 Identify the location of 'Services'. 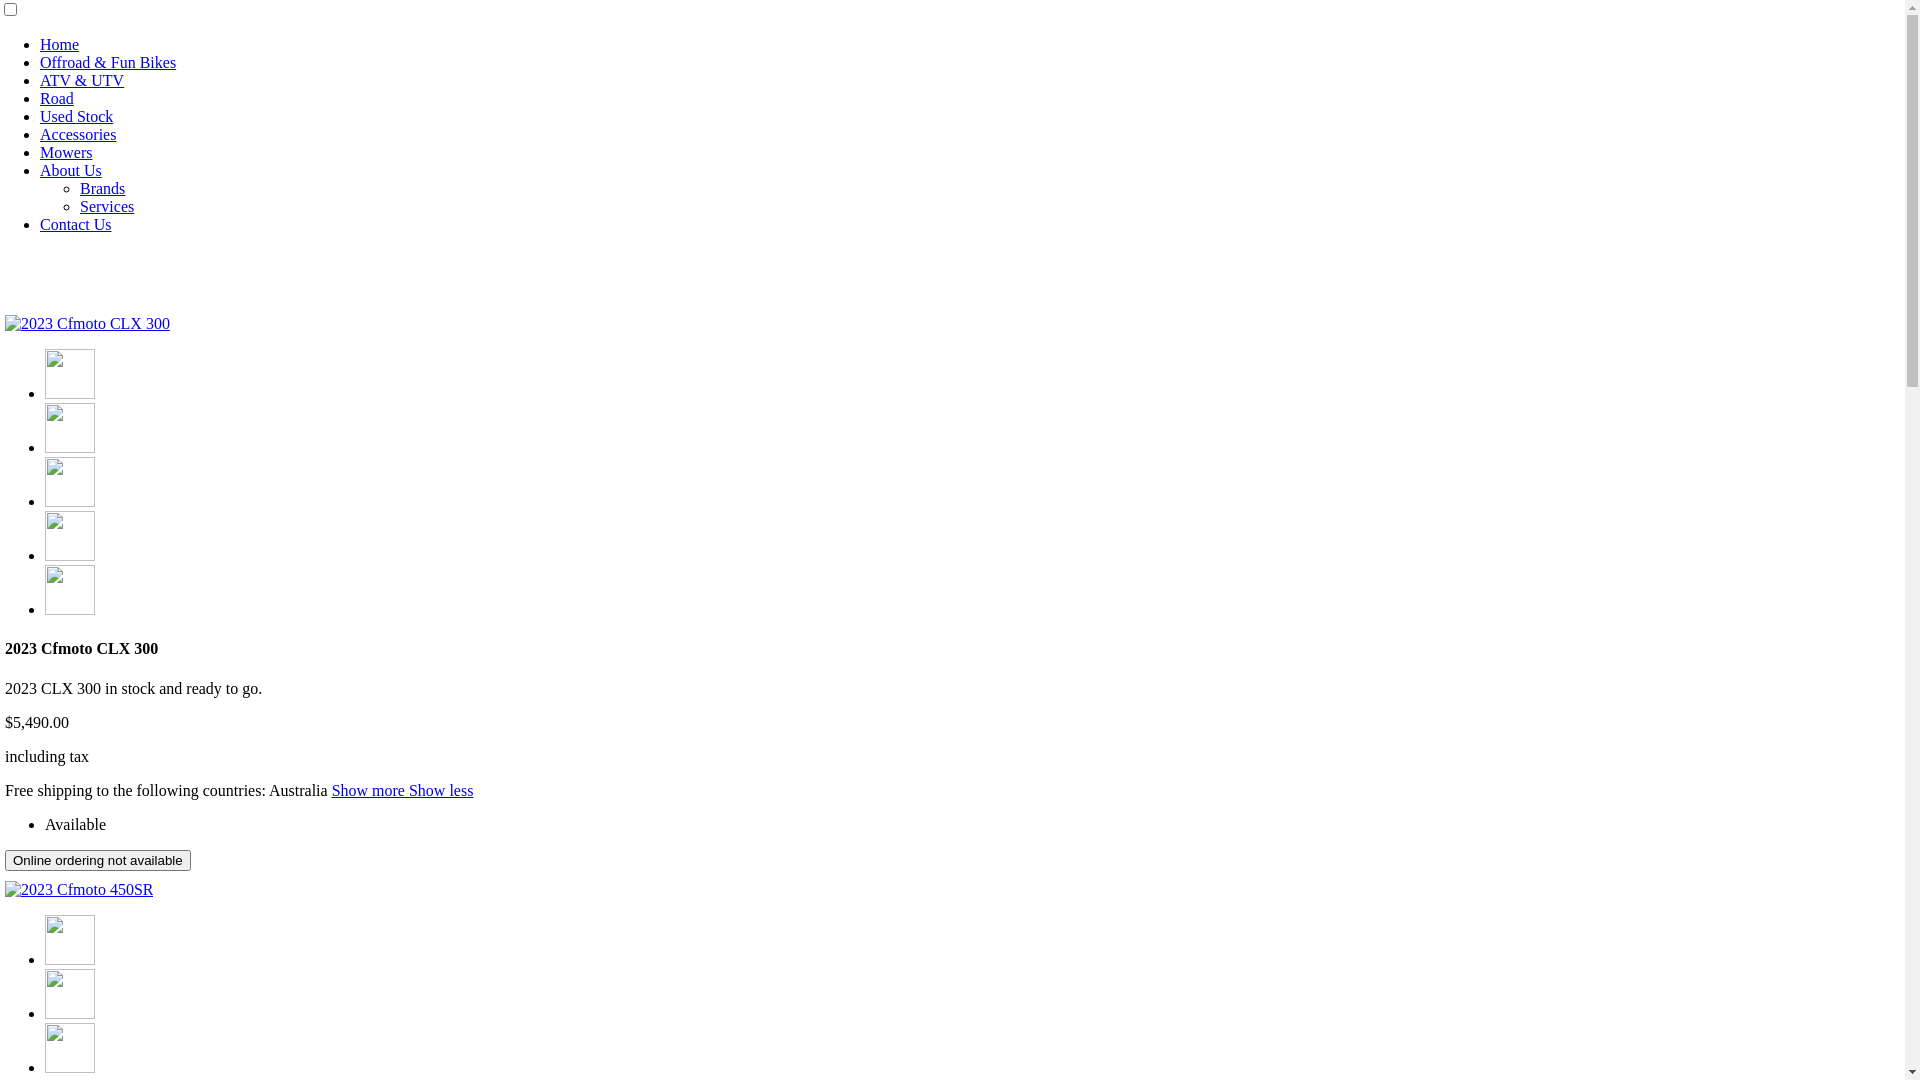
(105, 206).